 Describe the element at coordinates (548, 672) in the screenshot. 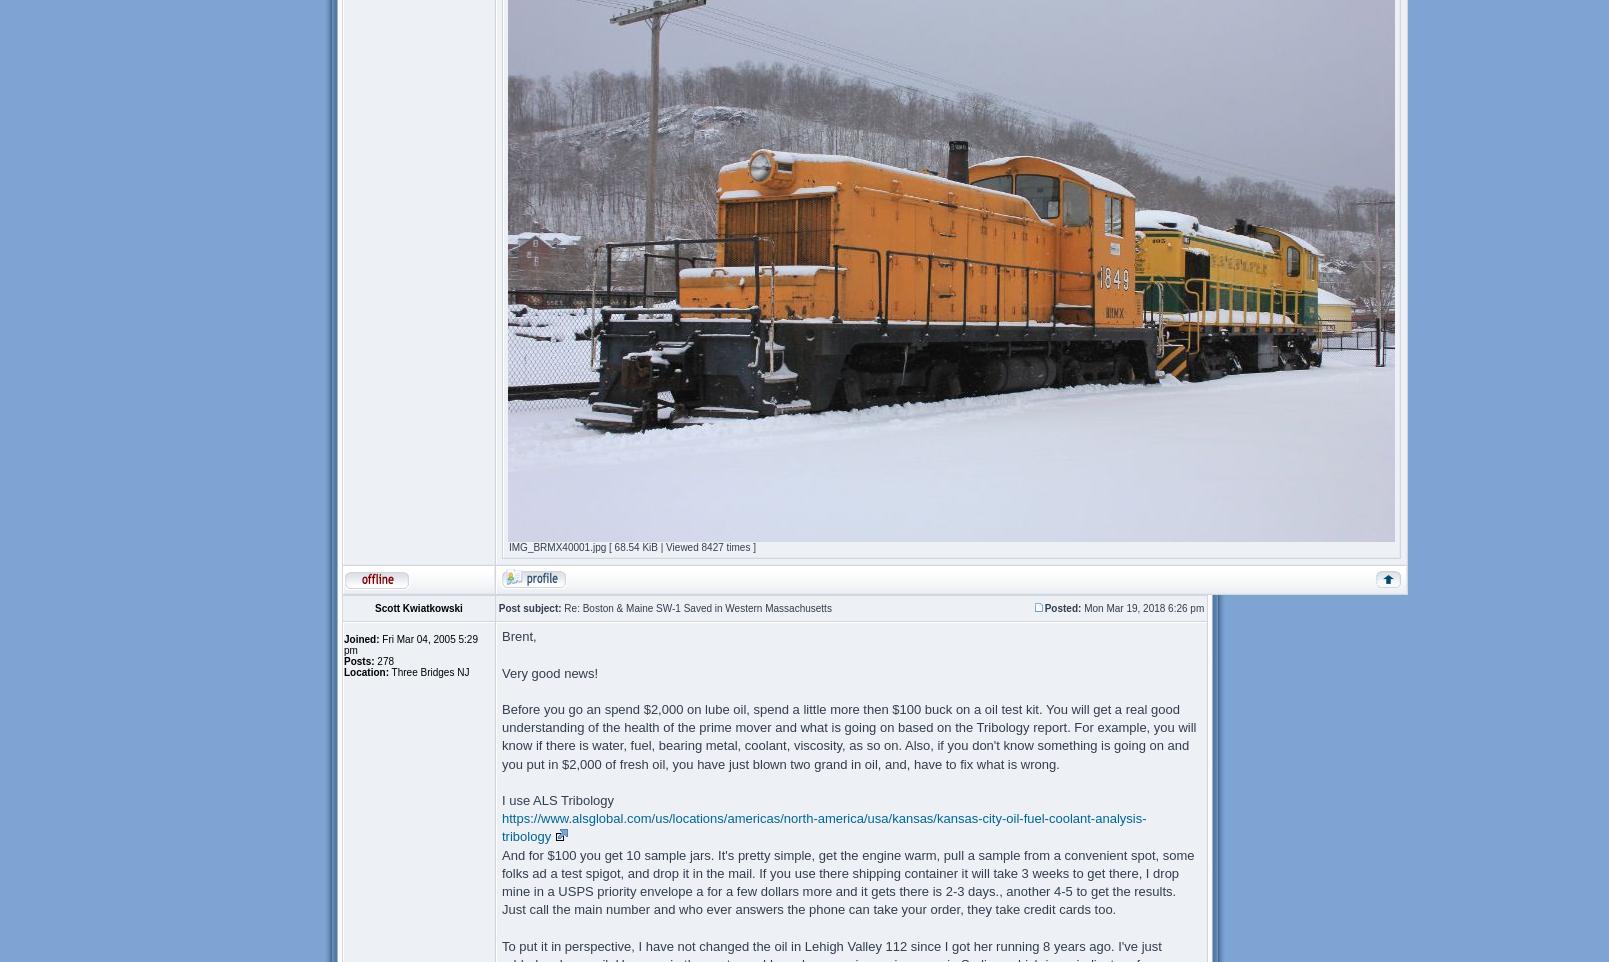

I see `'Very good news!'` at that location.